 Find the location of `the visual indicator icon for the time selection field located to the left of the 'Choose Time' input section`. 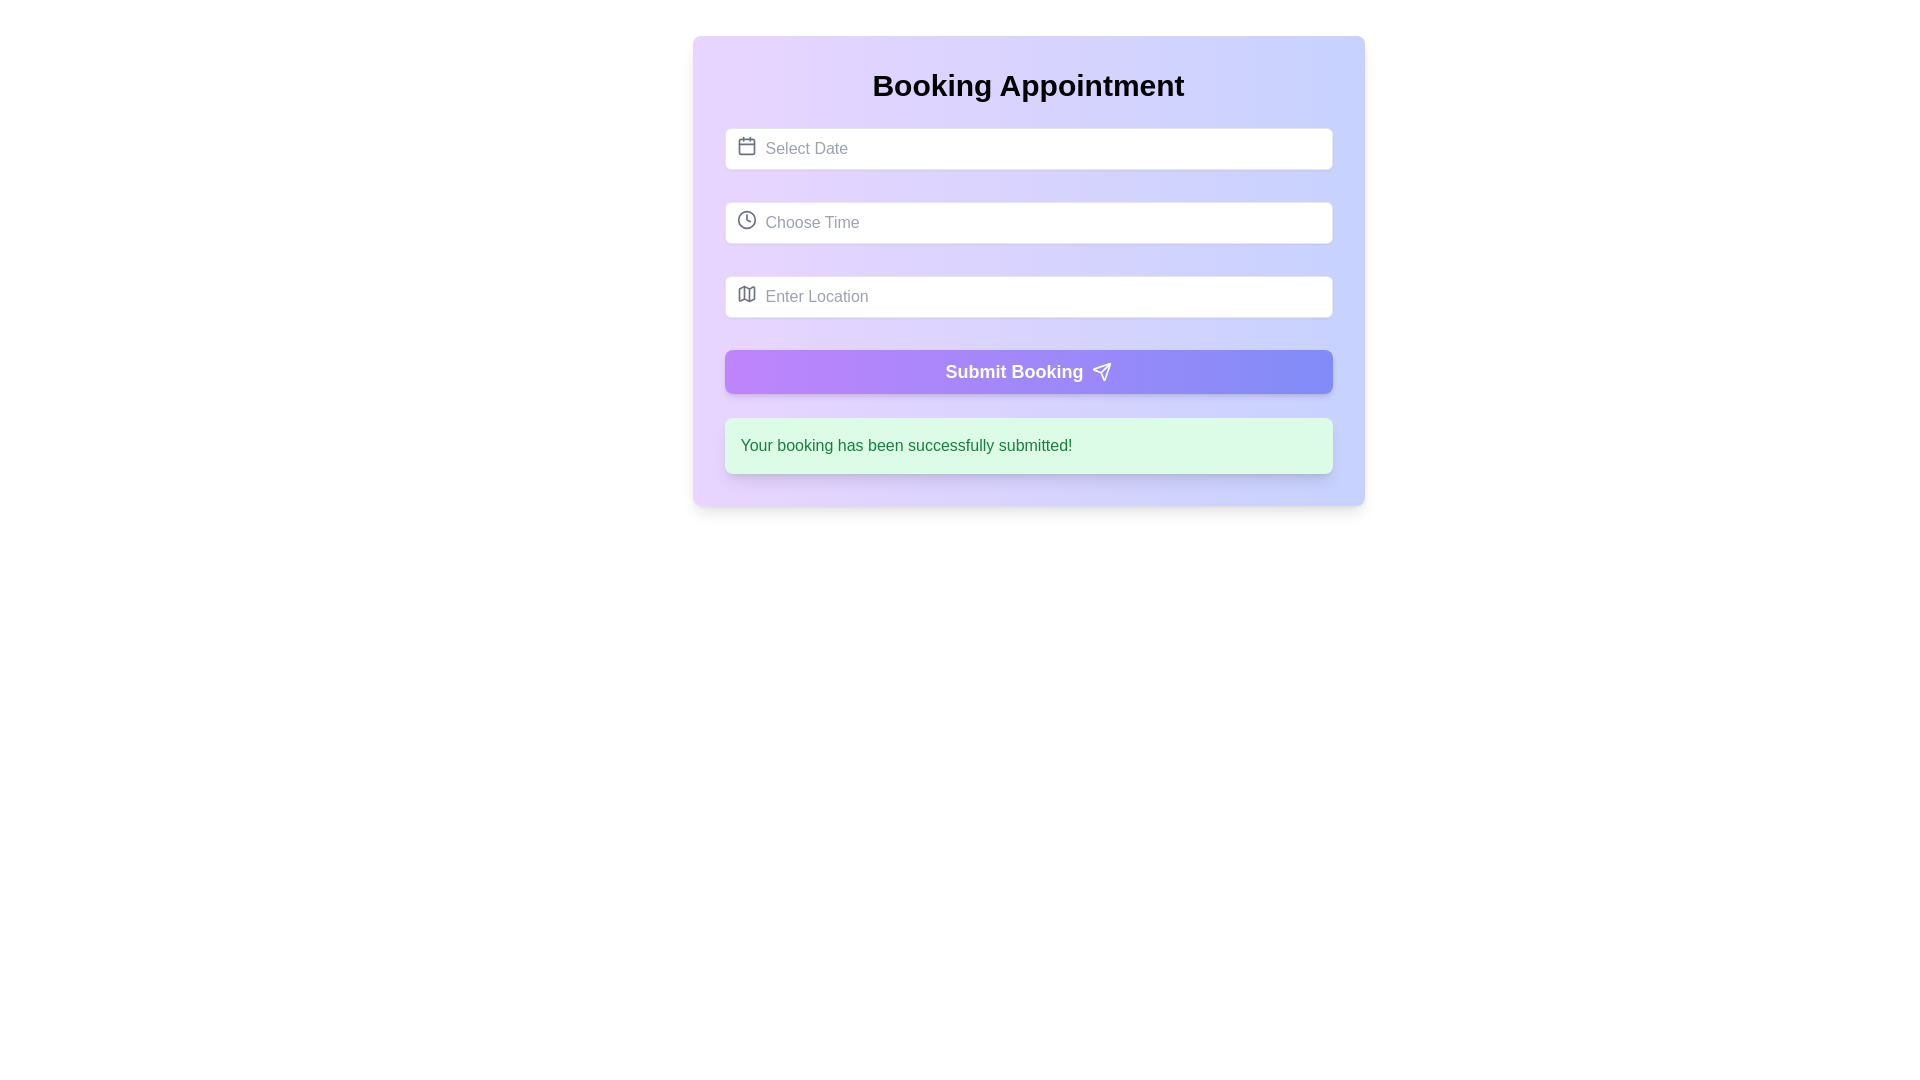

the visual indicator icon for the time selection field located to the left of the 'Choose Time' input section is located at coordinates (745, 219).